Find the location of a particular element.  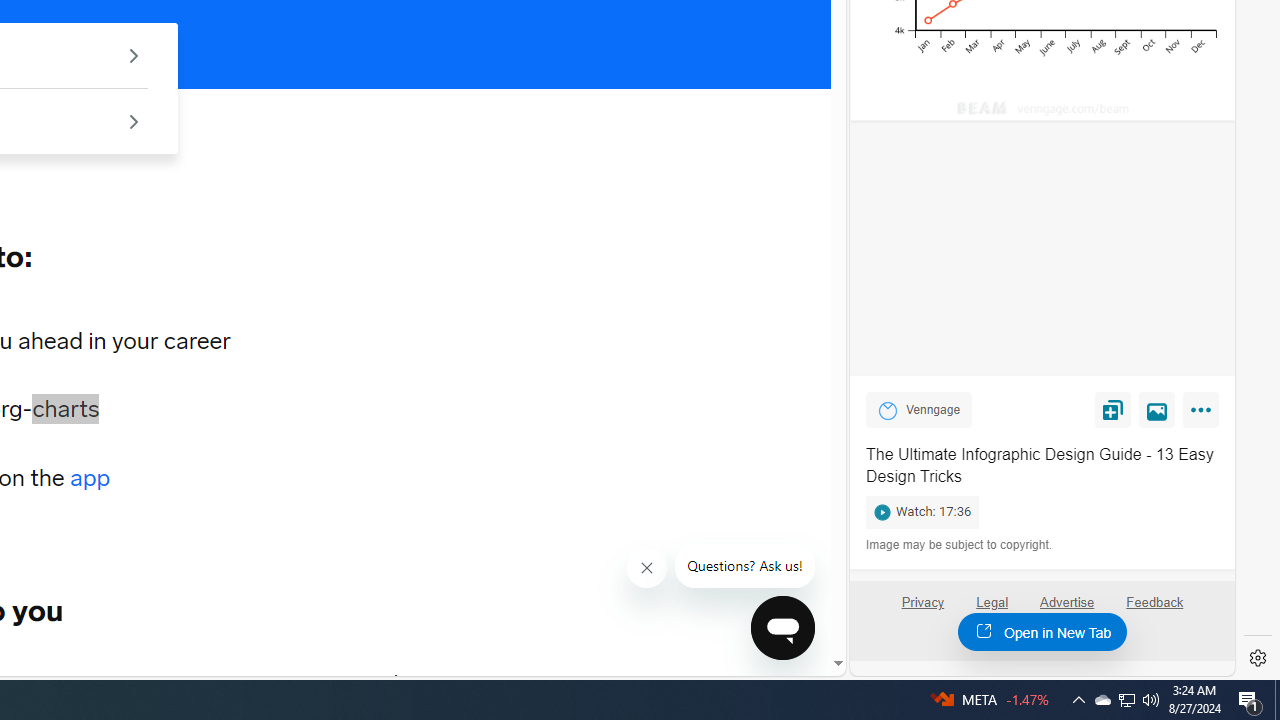

'Image may be subject to copyright.' is located at coordinates (960, 545).